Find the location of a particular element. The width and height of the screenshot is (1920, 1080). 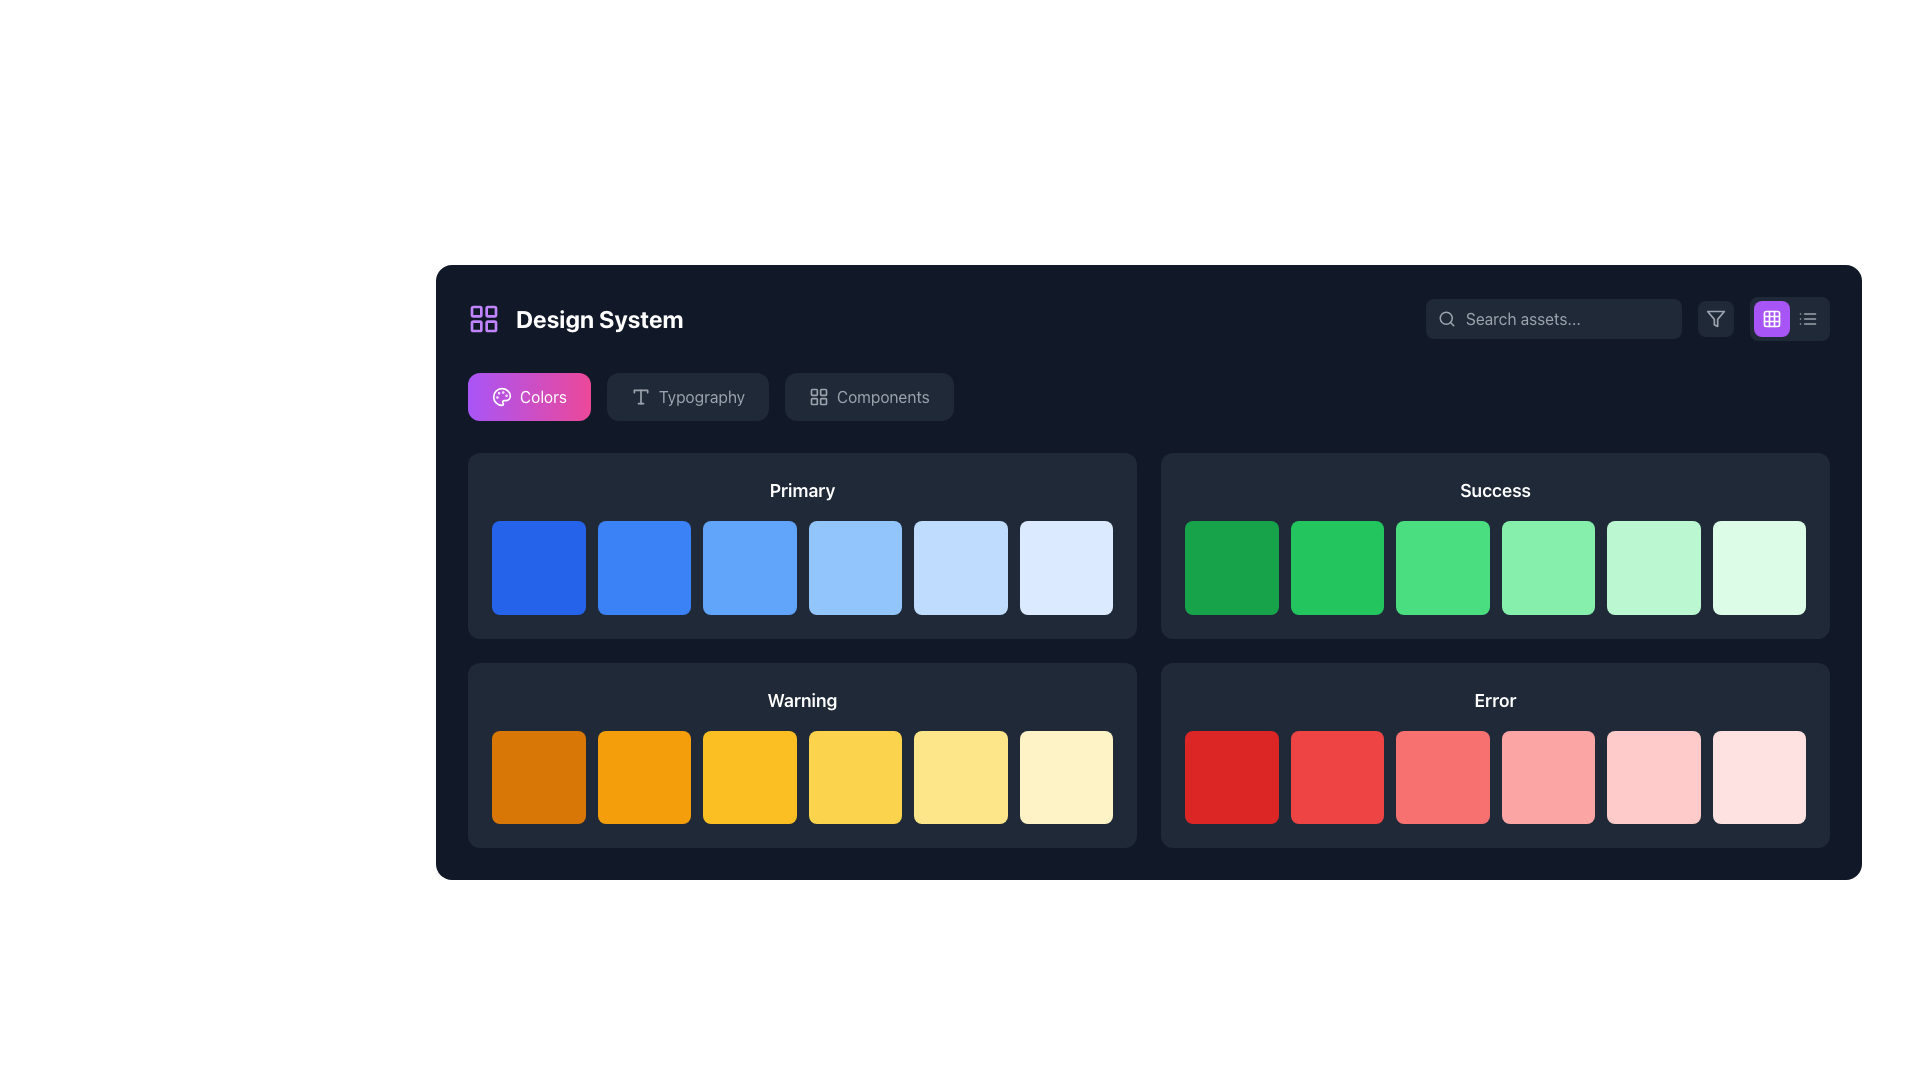

the fifth interactive rectangular div block labeled 'Error' with a light pink color and rounded borders is located at coordinates (1653, 776).